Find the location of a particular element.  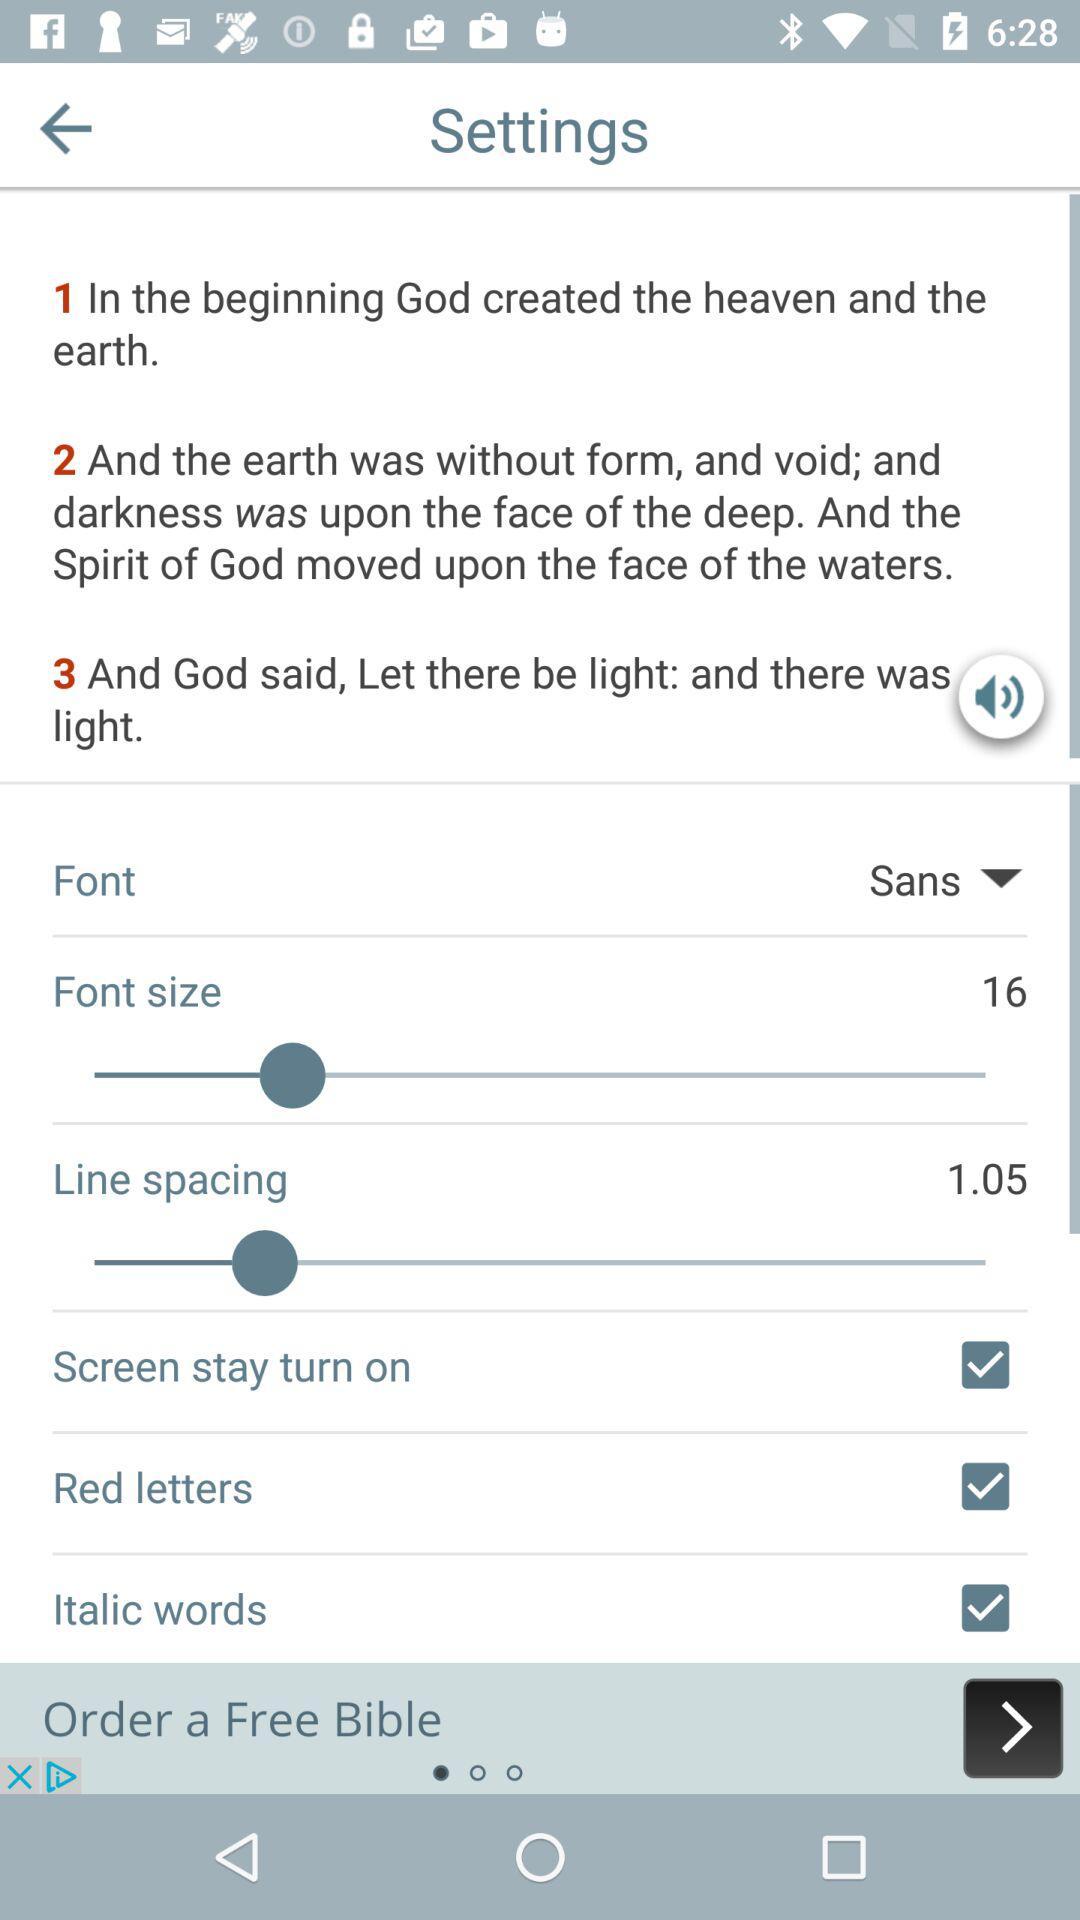

change volume is located at coordinates (1001, 702).